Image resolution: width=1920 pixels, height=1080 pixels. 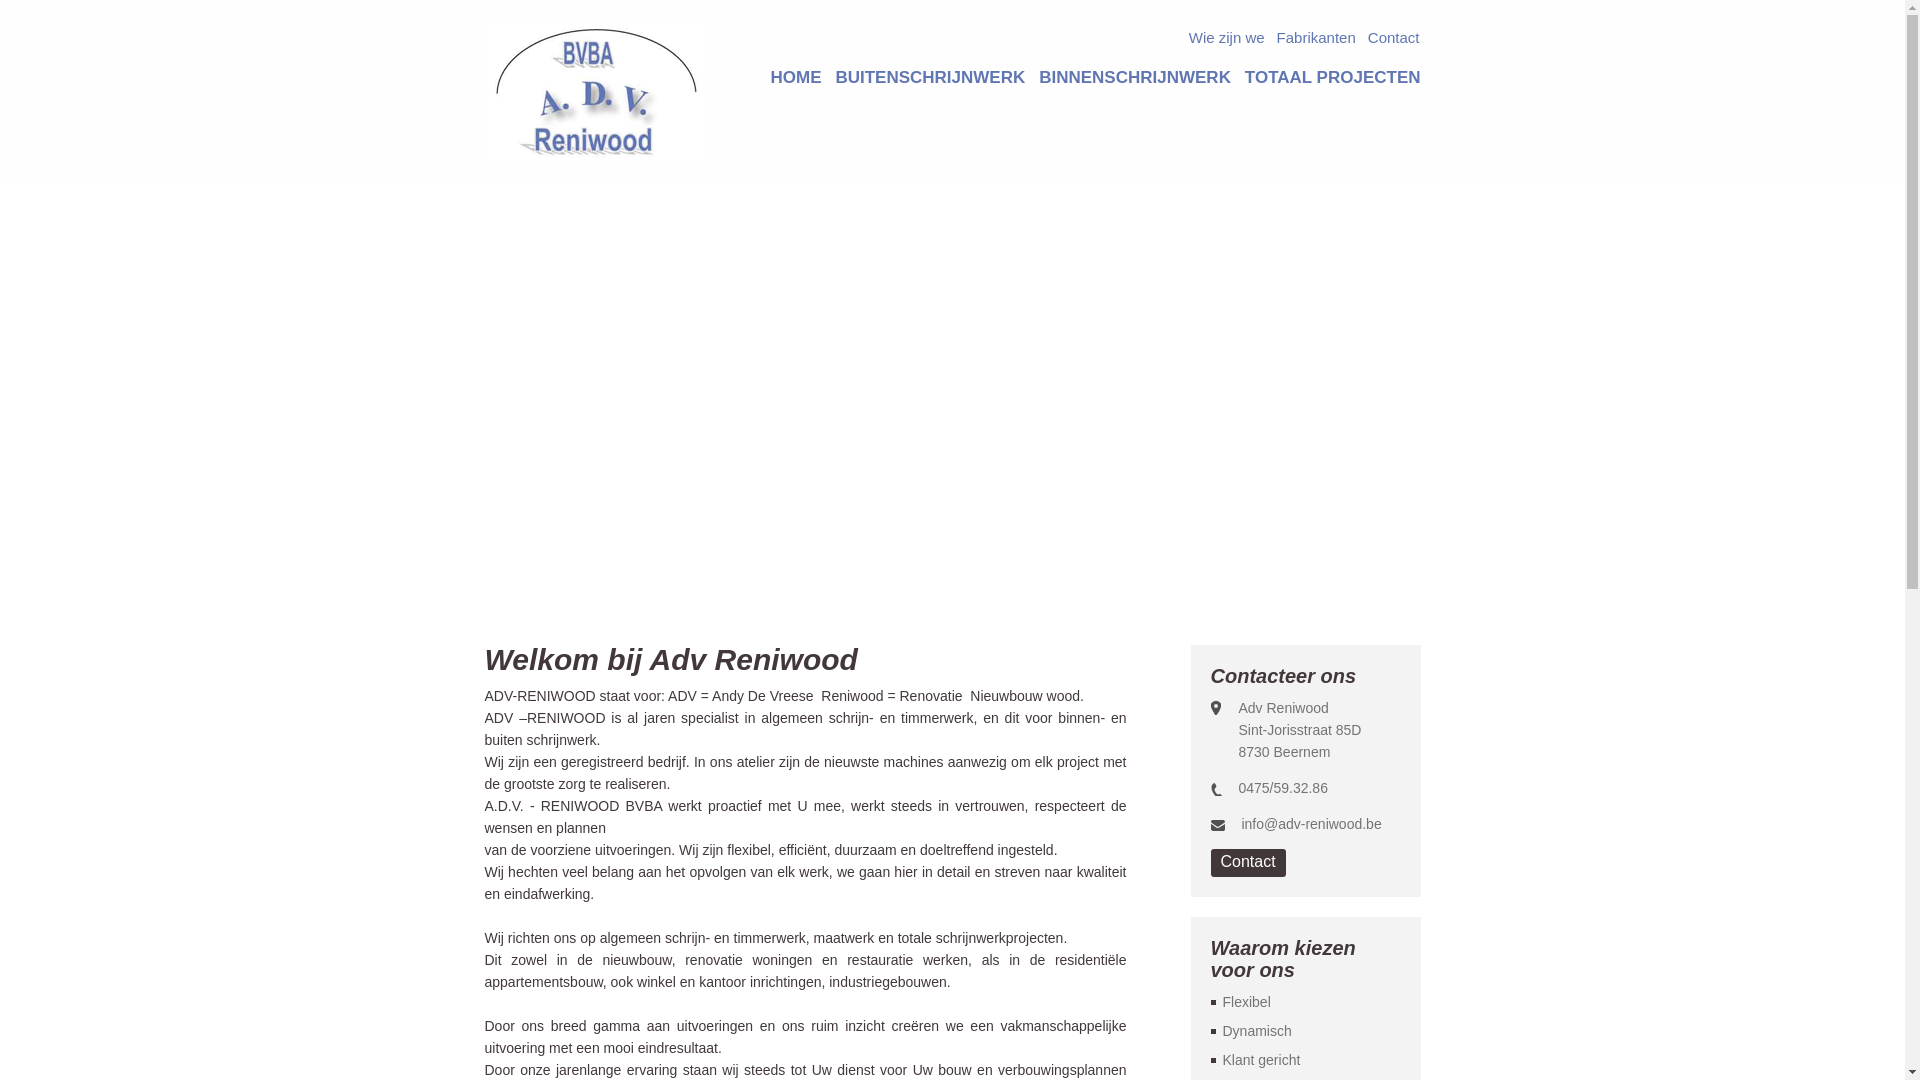 What do you see at coordinates (794, 76) in the screenshot?
I see `'HOME'` at bounding box center [794, 76].